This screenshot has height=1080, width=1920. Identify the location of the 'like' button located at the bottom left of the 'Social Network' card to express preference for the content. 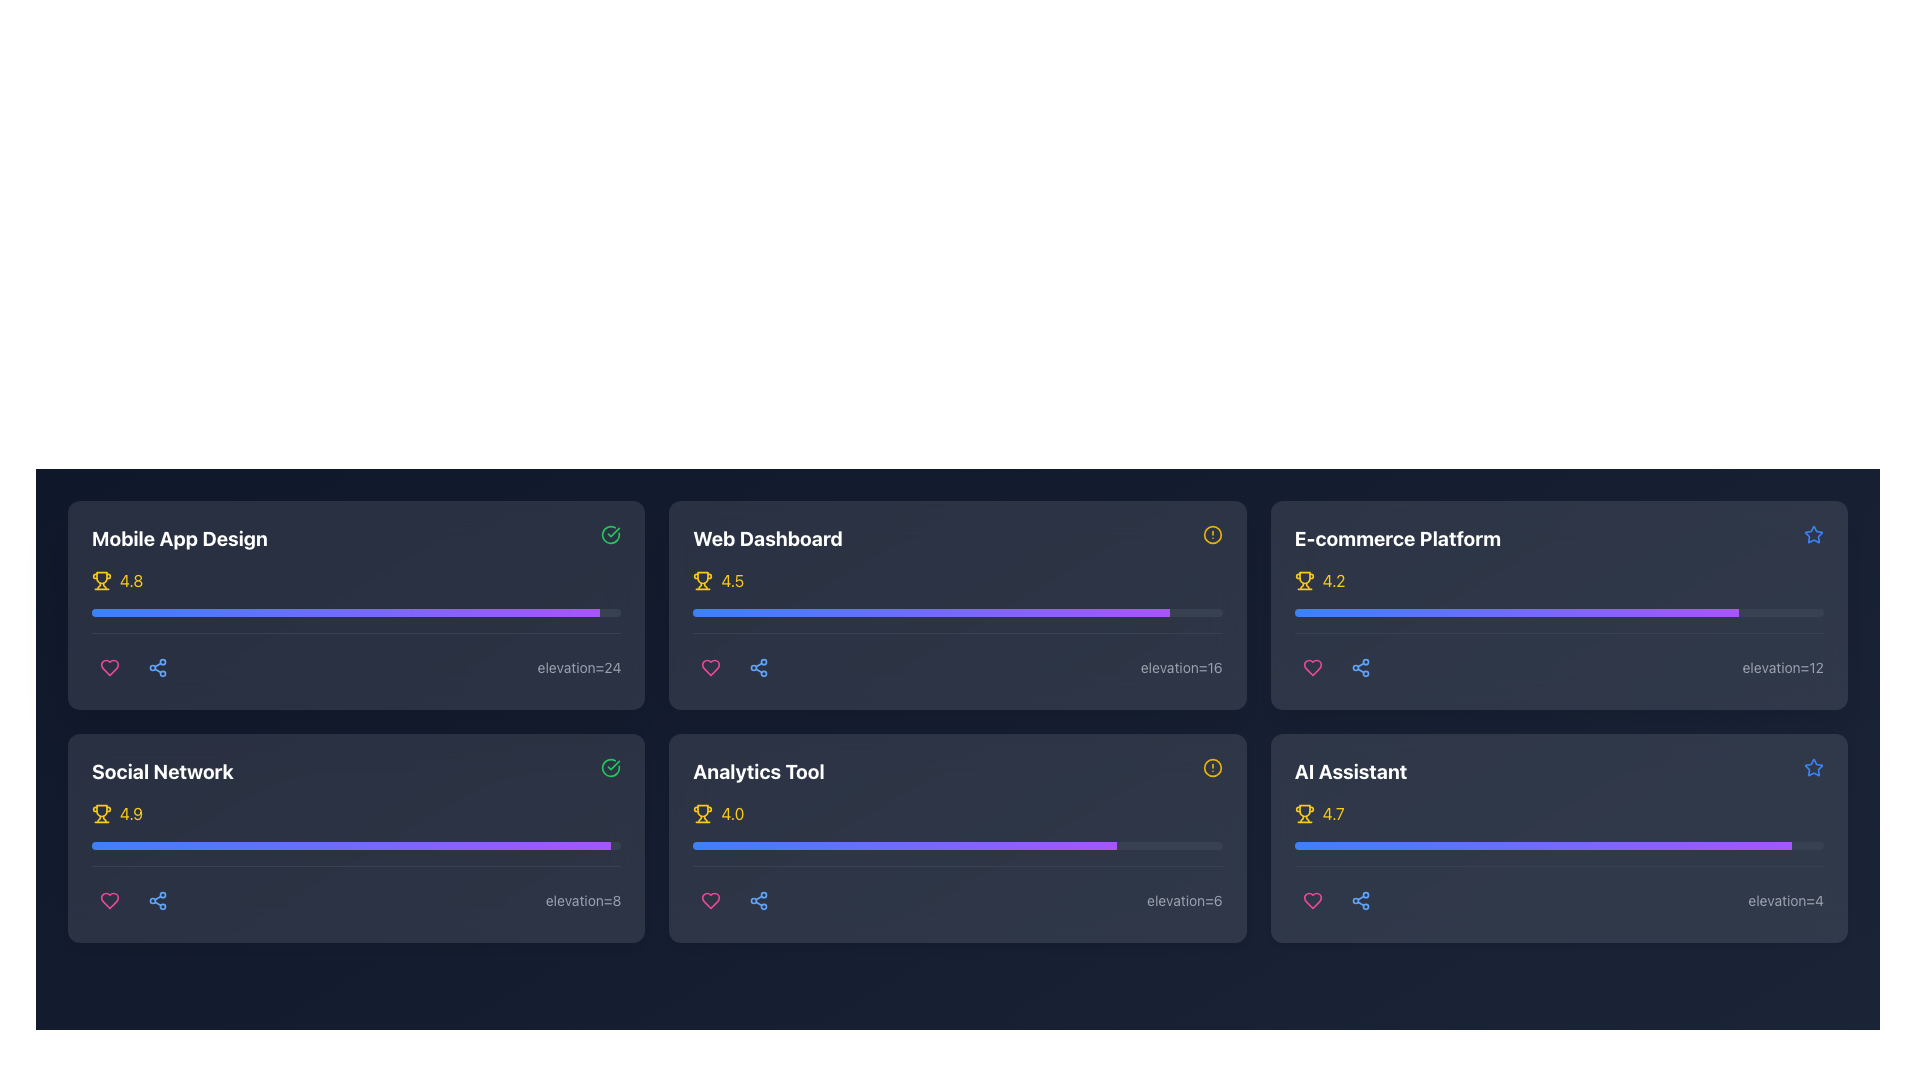
(109, 901).